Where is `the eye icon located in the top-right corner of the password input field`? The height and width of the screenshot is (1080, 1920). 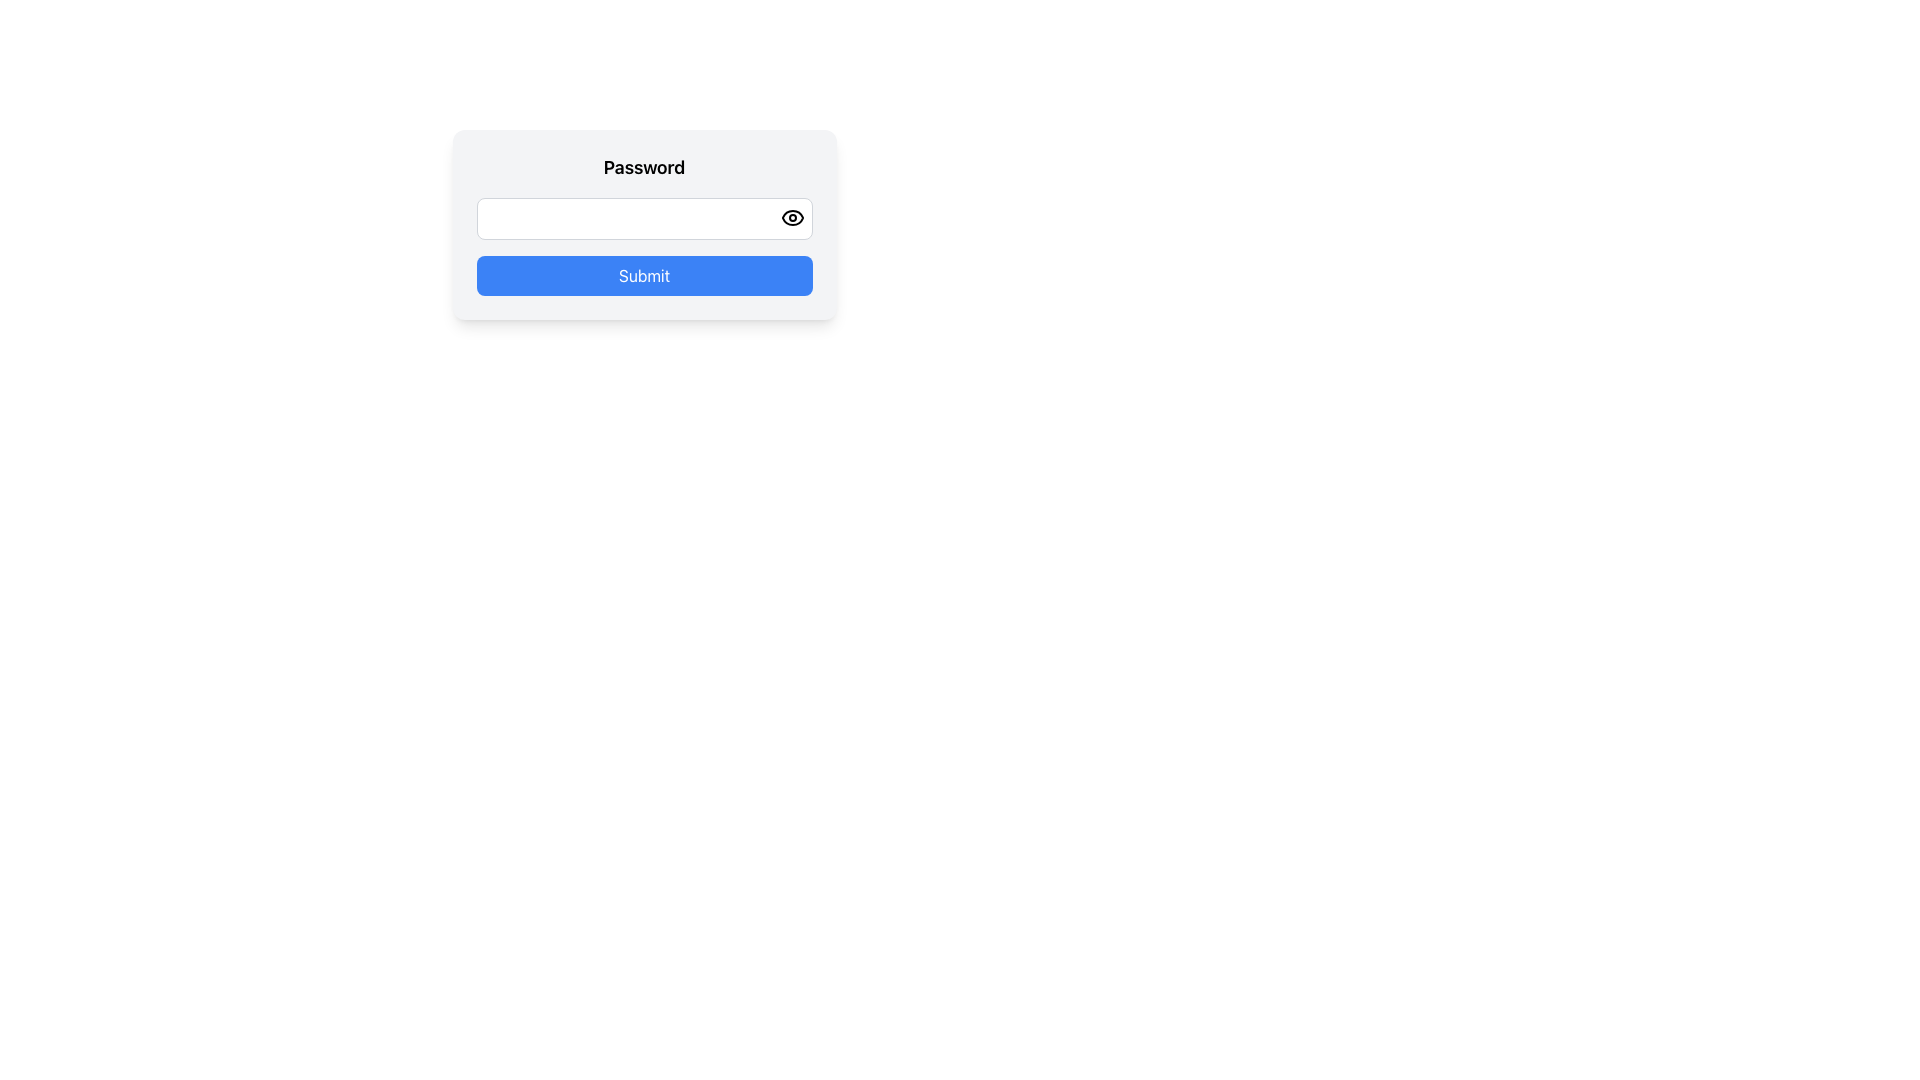
the eye icon located in the top-right corner of the password input field is located at coordinates (791, 218).